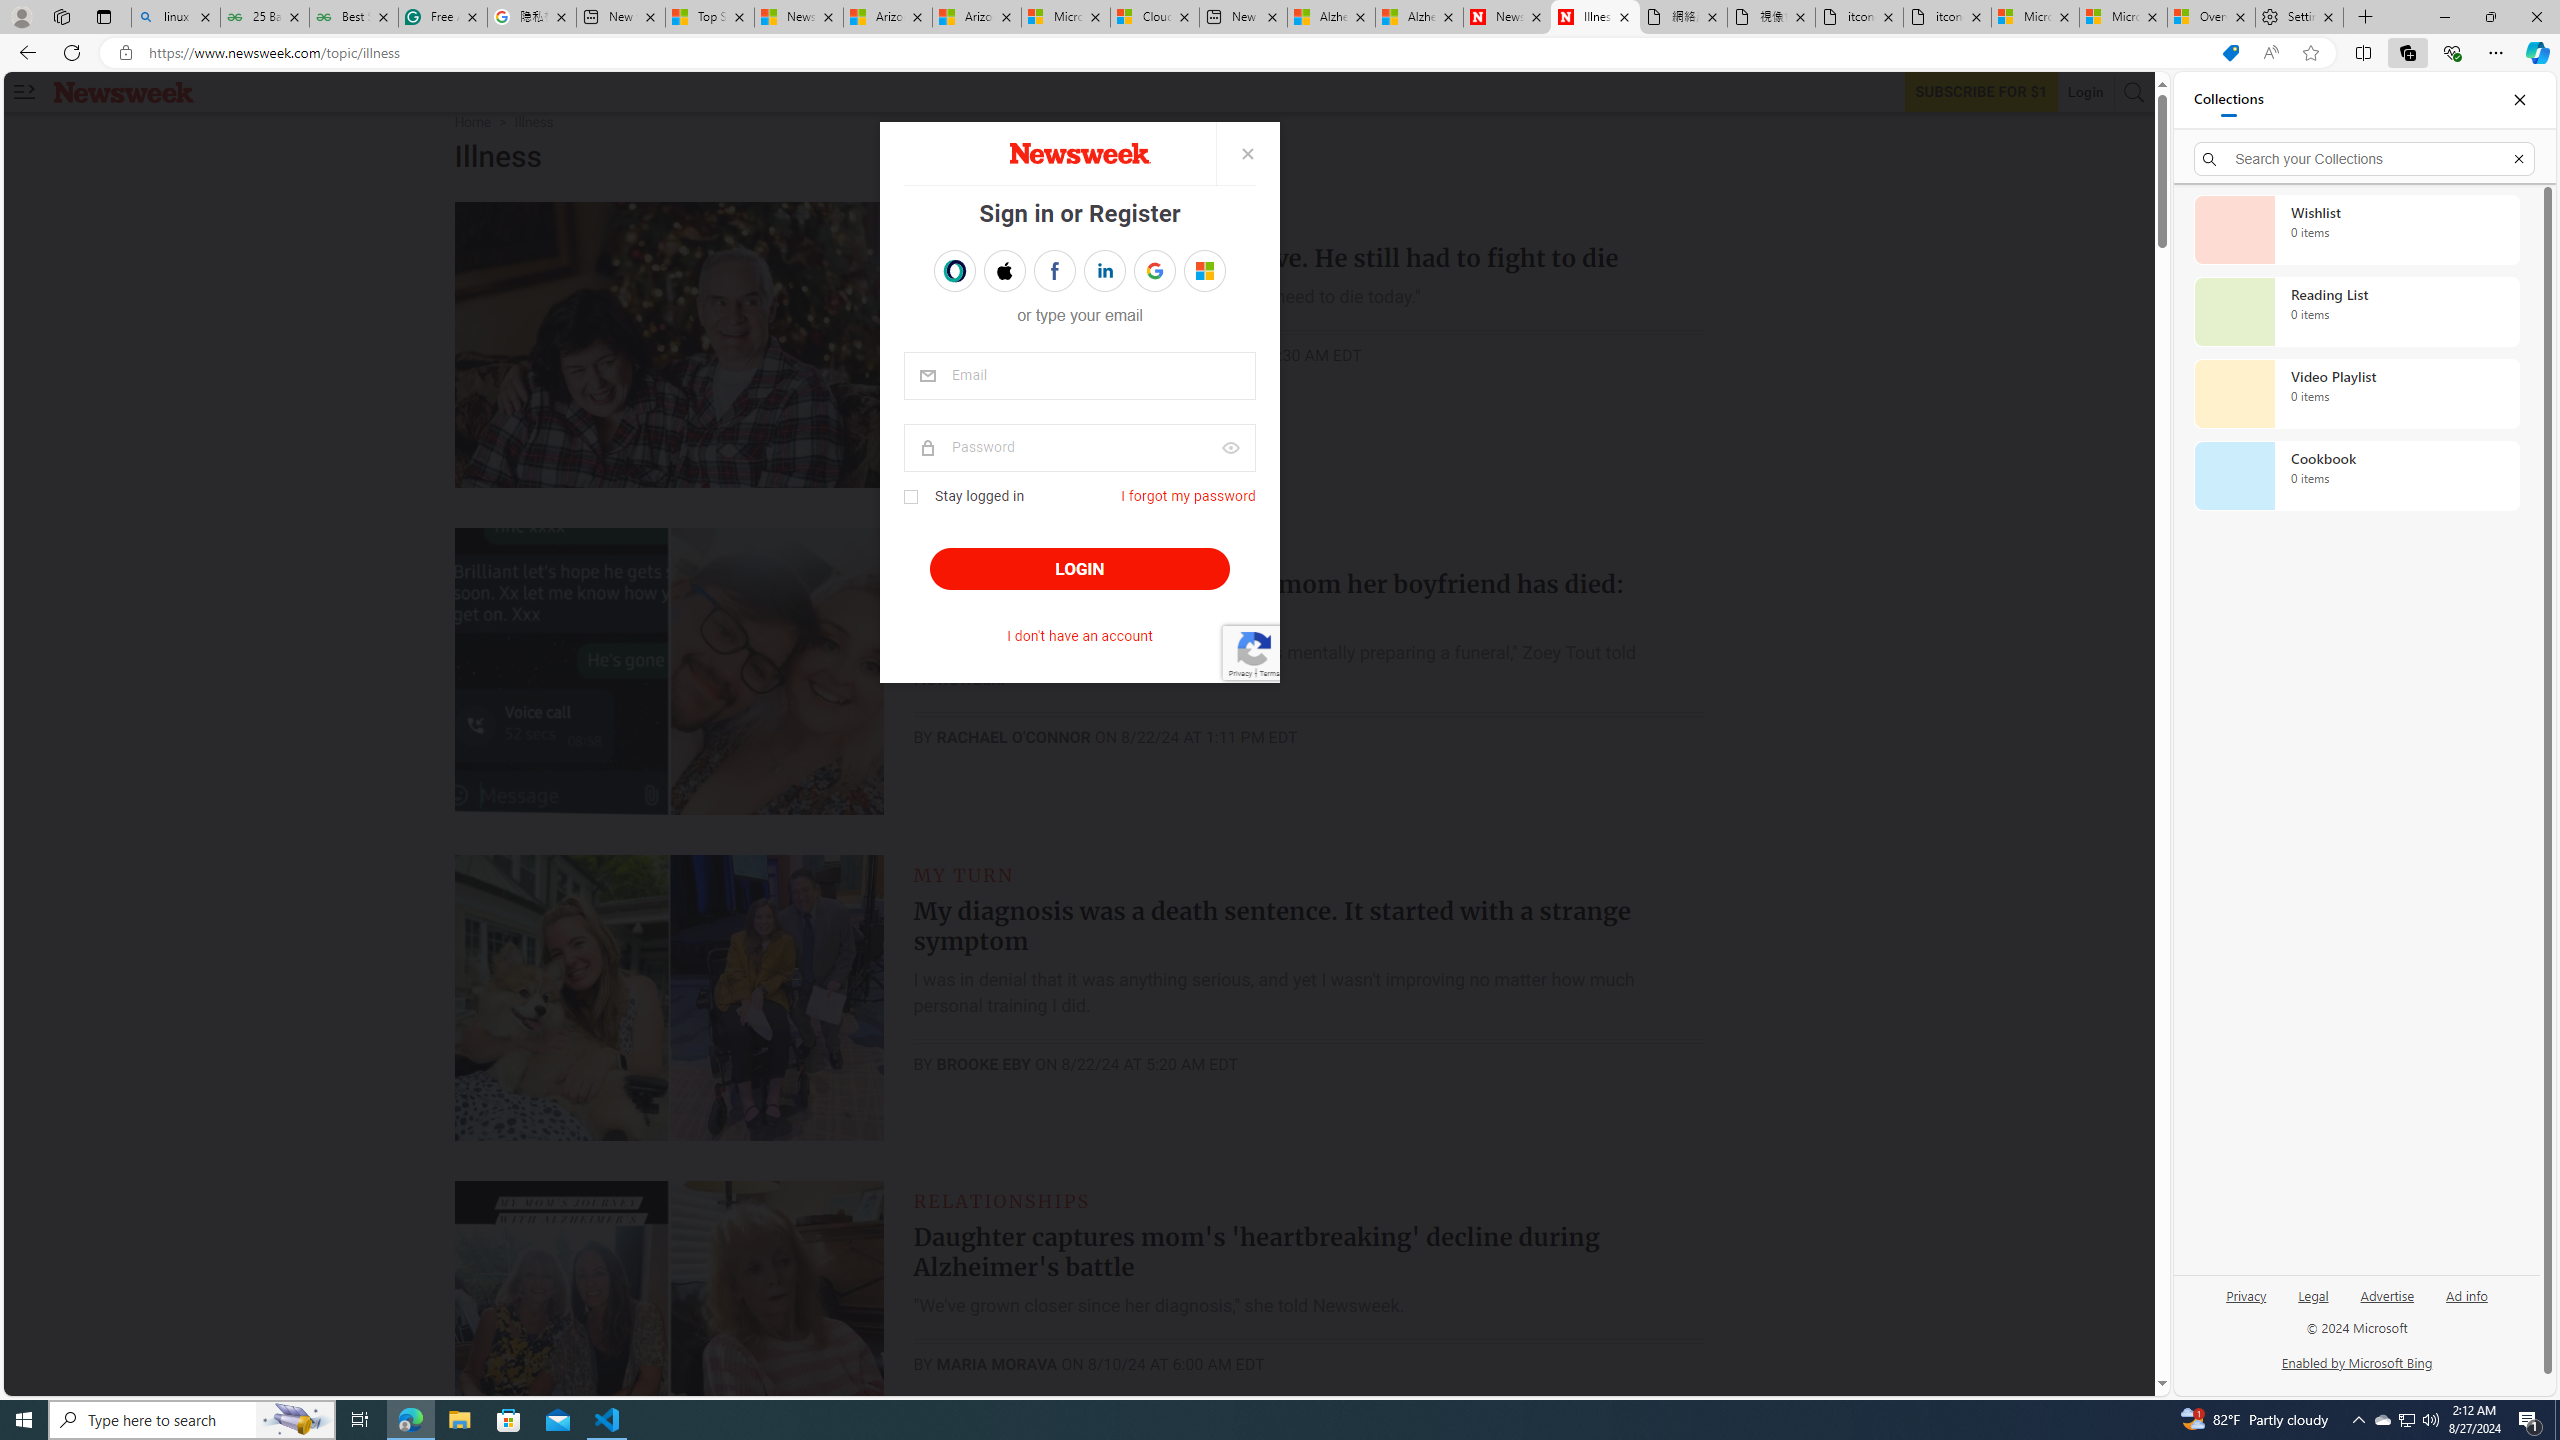 The width and height of the screenshot is (2560, 1440). Describe the element at coordinates (2386, 1294) in the screenshot. I see `'Advertise'` at that location.